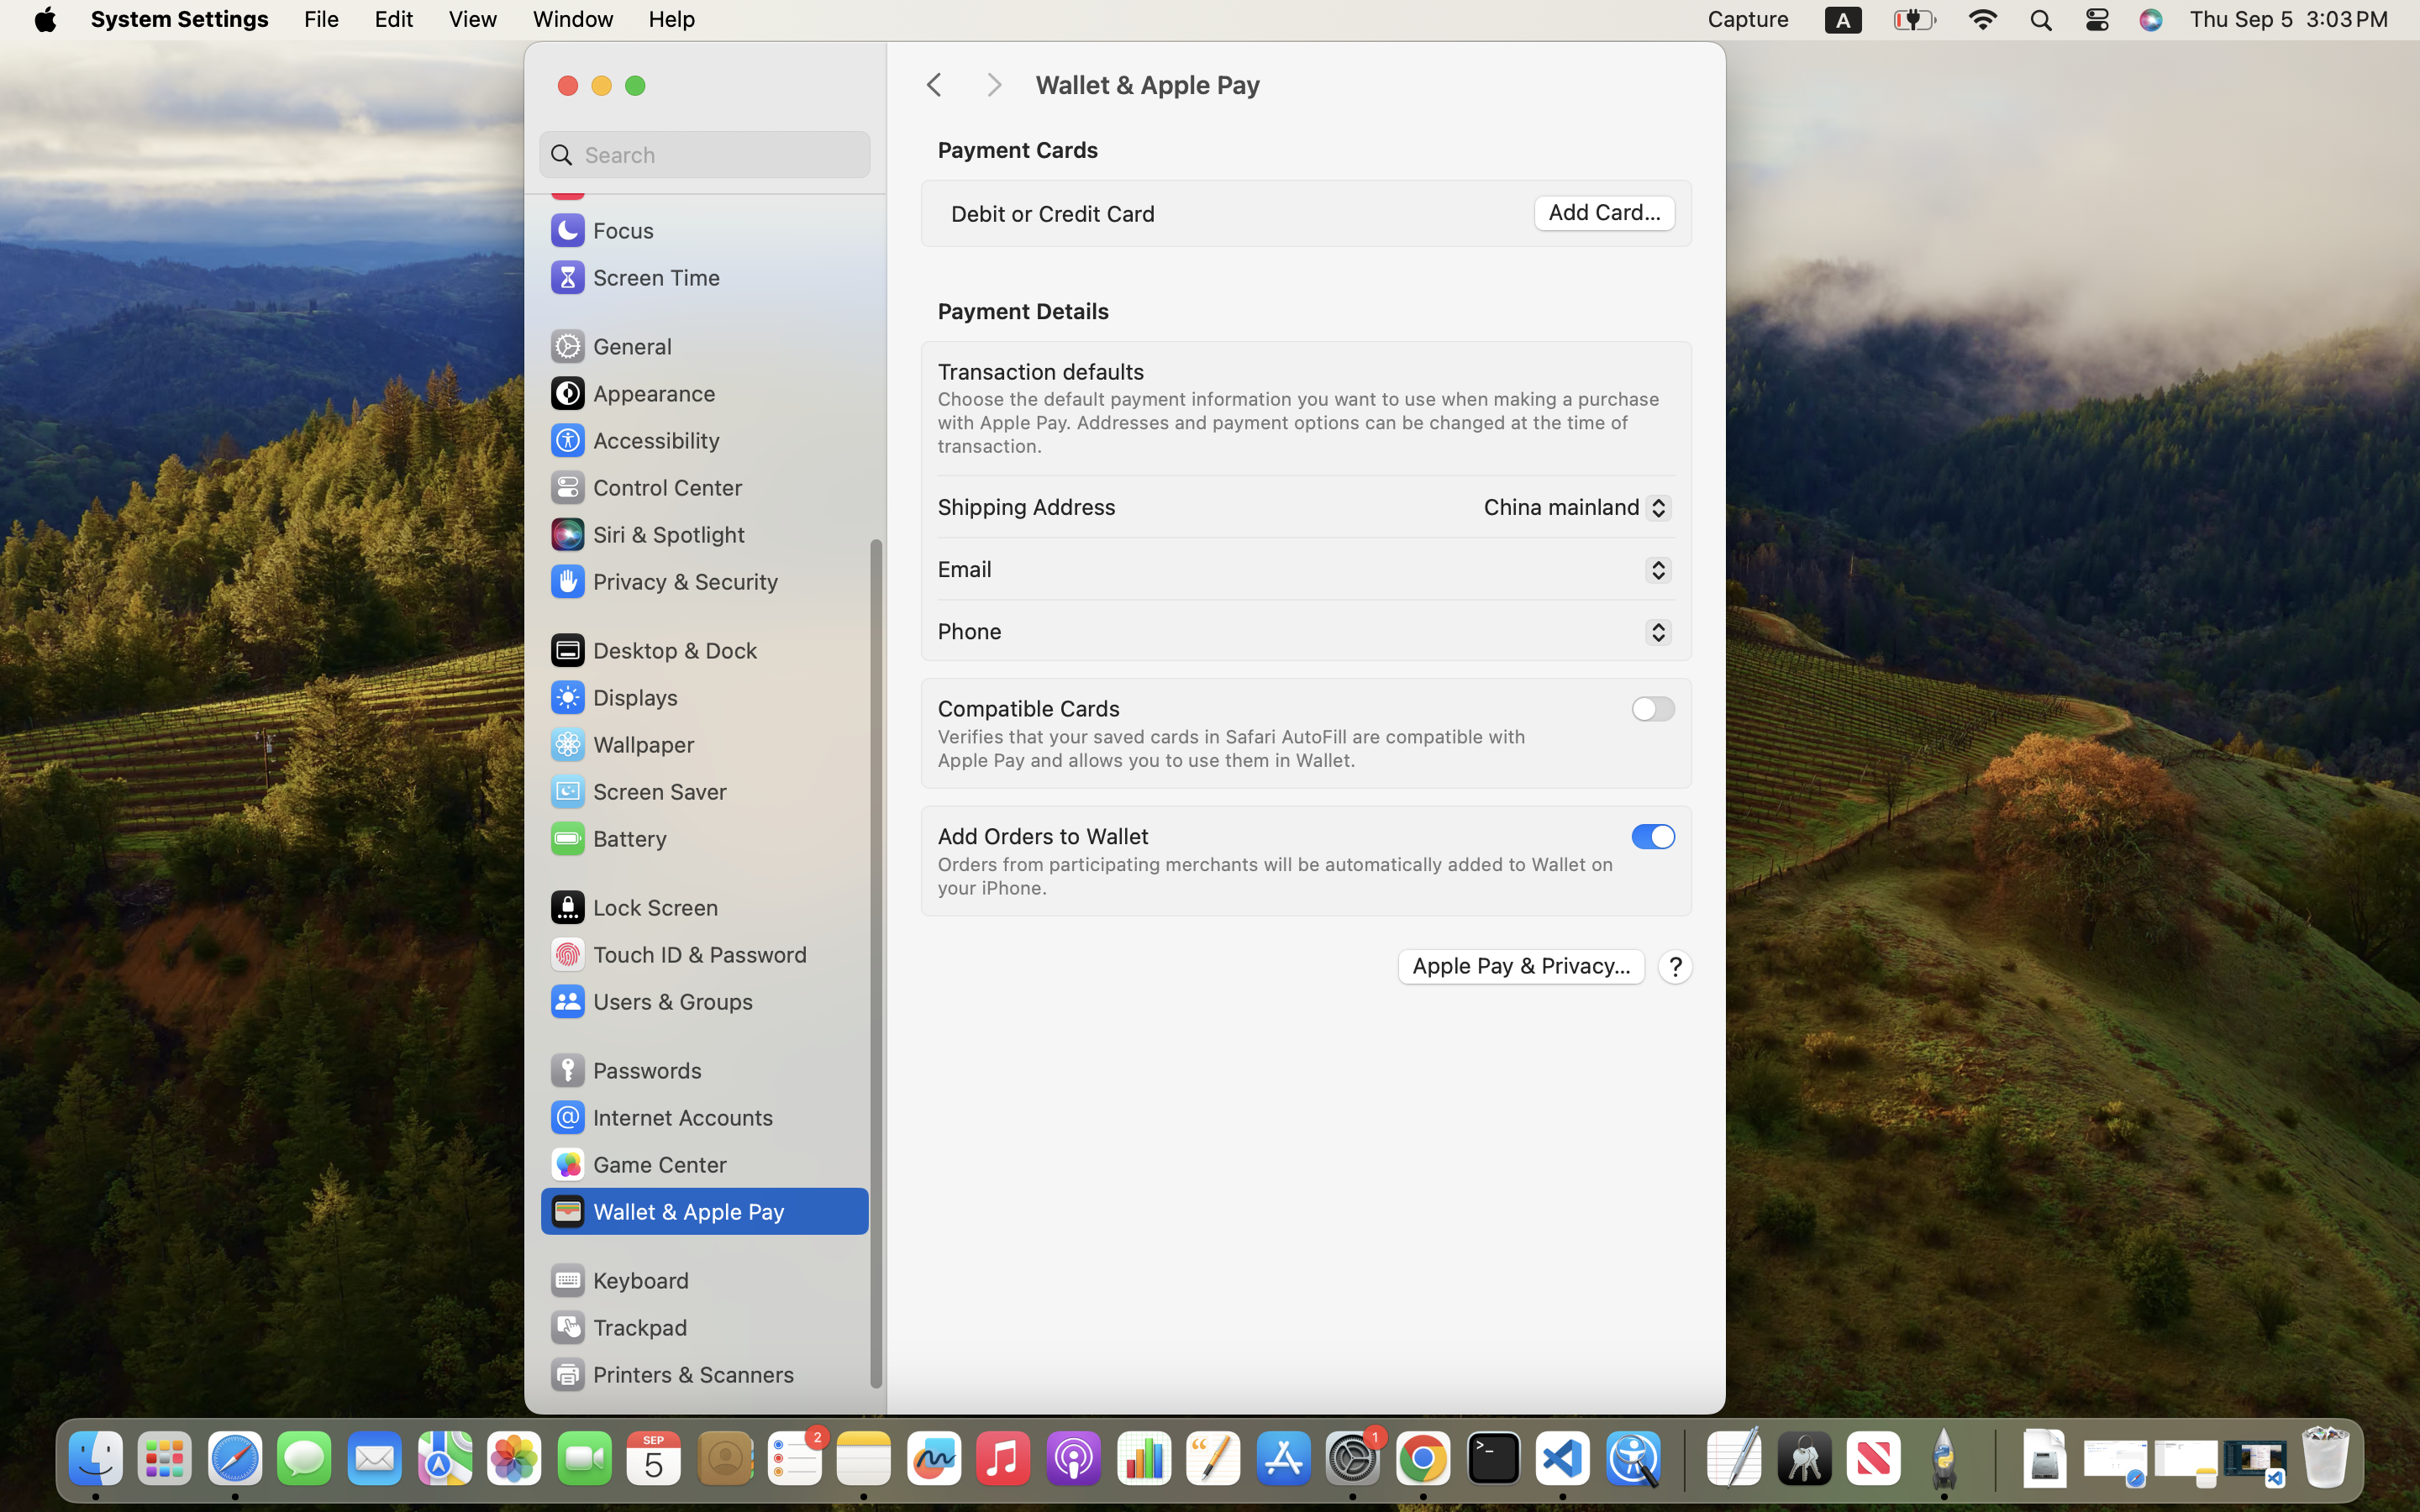  I want to click on 'Choose the default payment information you want to use when making a purchase with Apple Pay. Addresses and payment options can be changed at the time of transaction.', so click(1301, 422).